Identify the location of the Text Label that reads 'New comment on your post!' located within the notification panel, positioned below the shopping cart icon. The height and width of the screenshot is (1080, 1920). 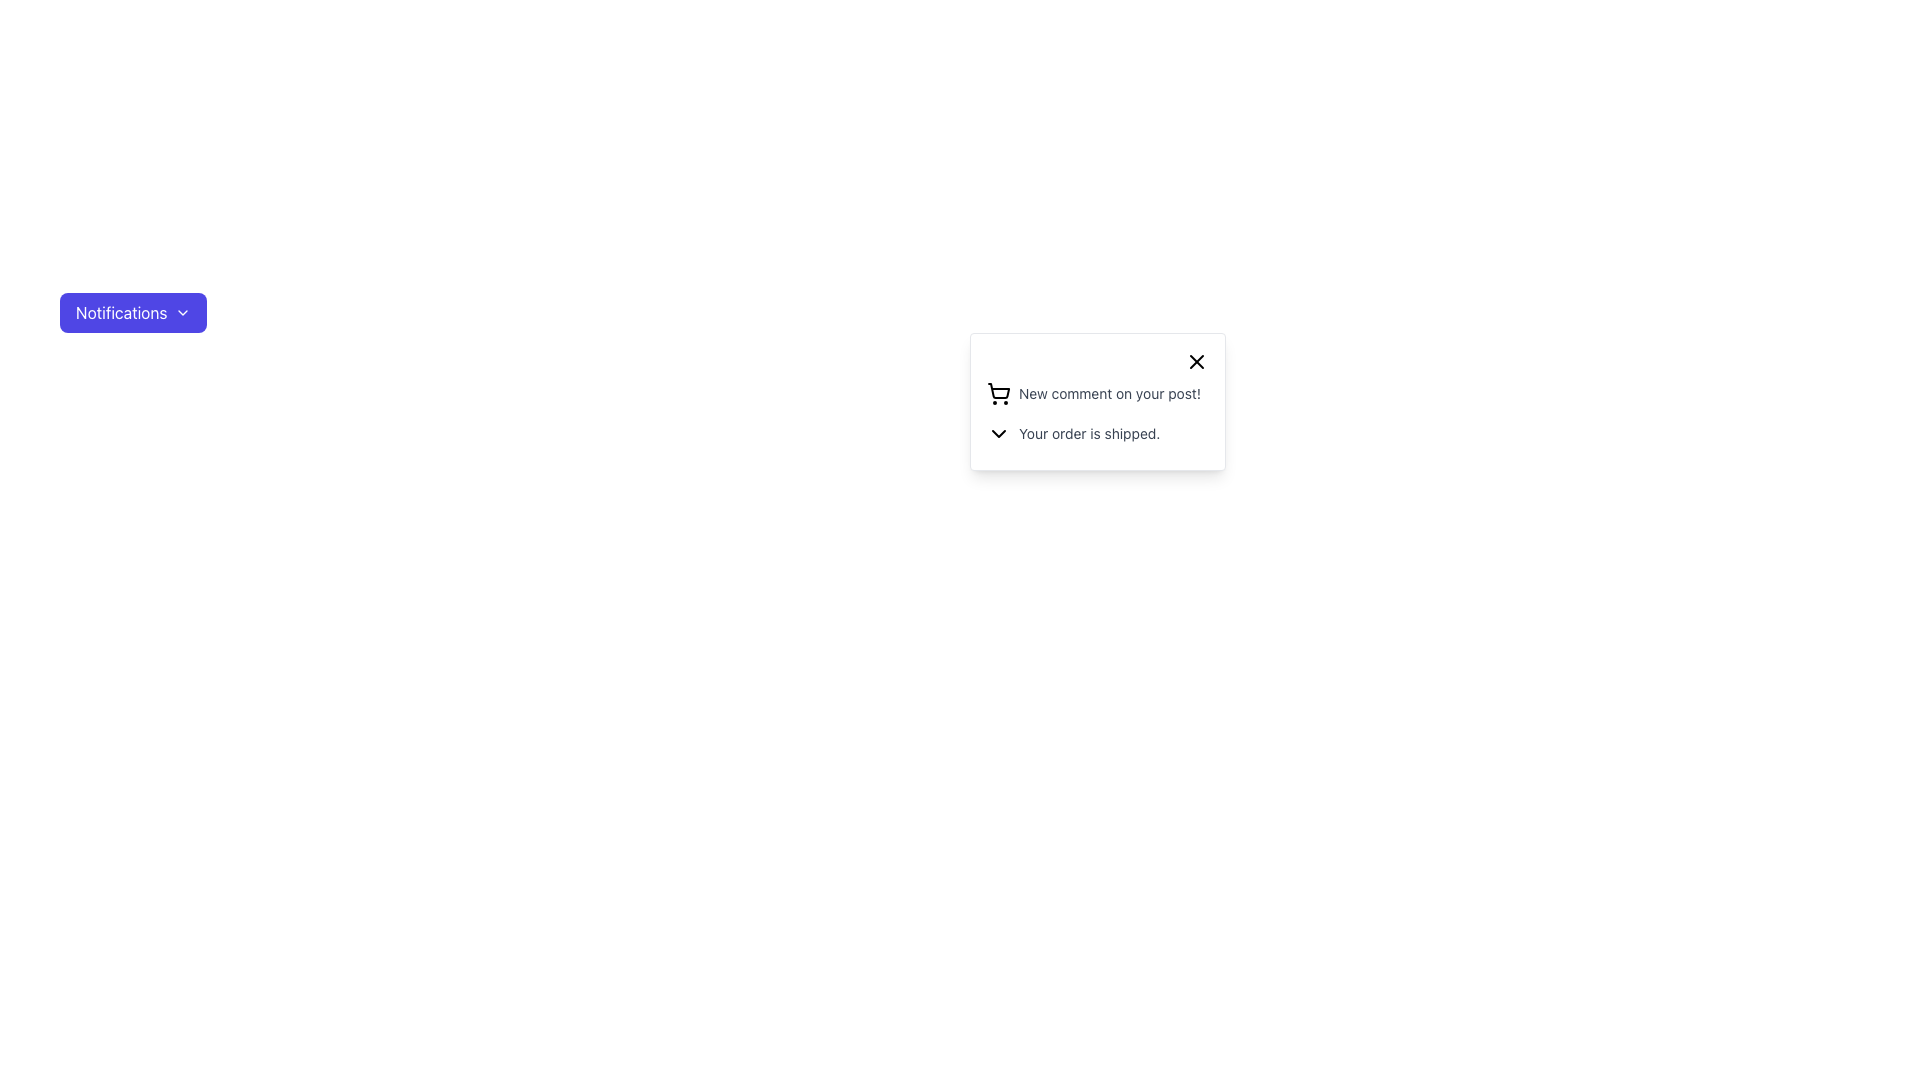
(1108, 393).